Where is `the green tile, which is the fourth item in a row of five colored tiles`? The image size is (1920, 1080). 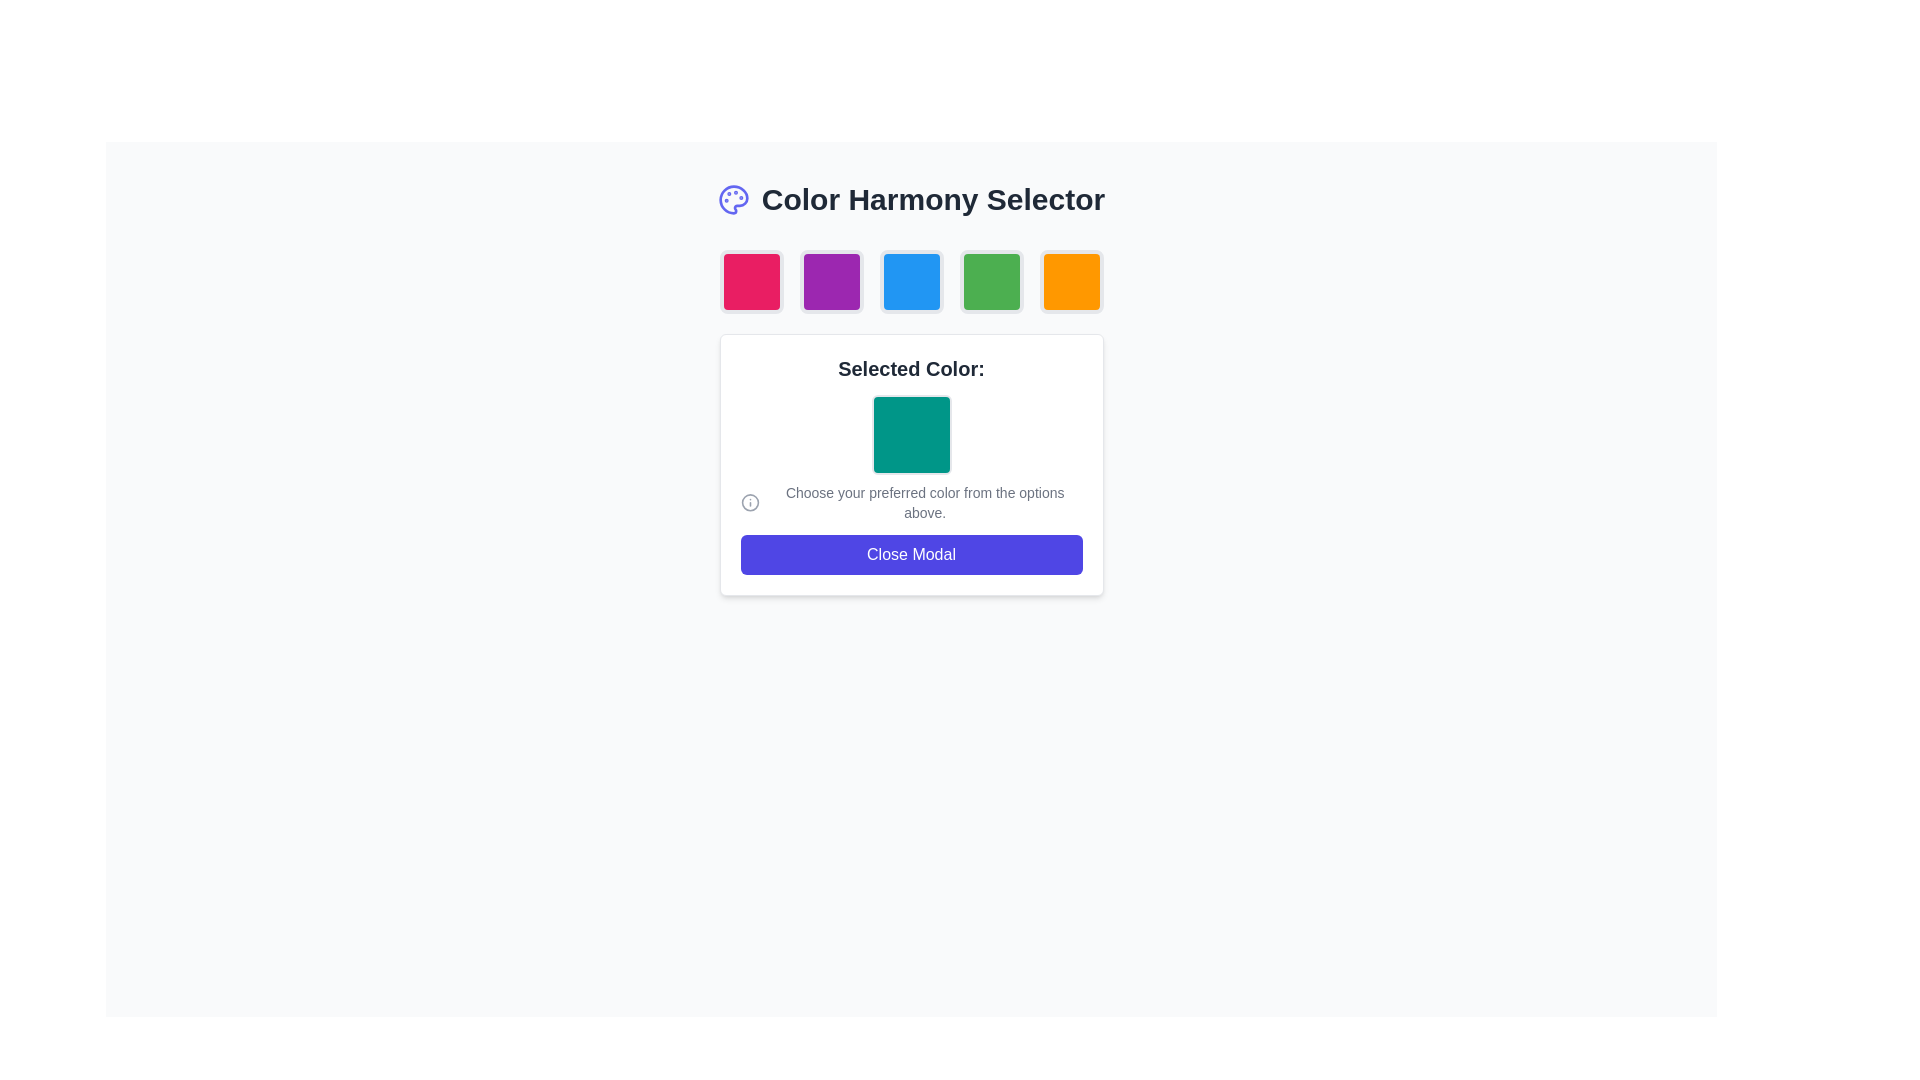 the green tile, which is the fourth item in a row of five colored tiles is located at coordinates (991, 281).